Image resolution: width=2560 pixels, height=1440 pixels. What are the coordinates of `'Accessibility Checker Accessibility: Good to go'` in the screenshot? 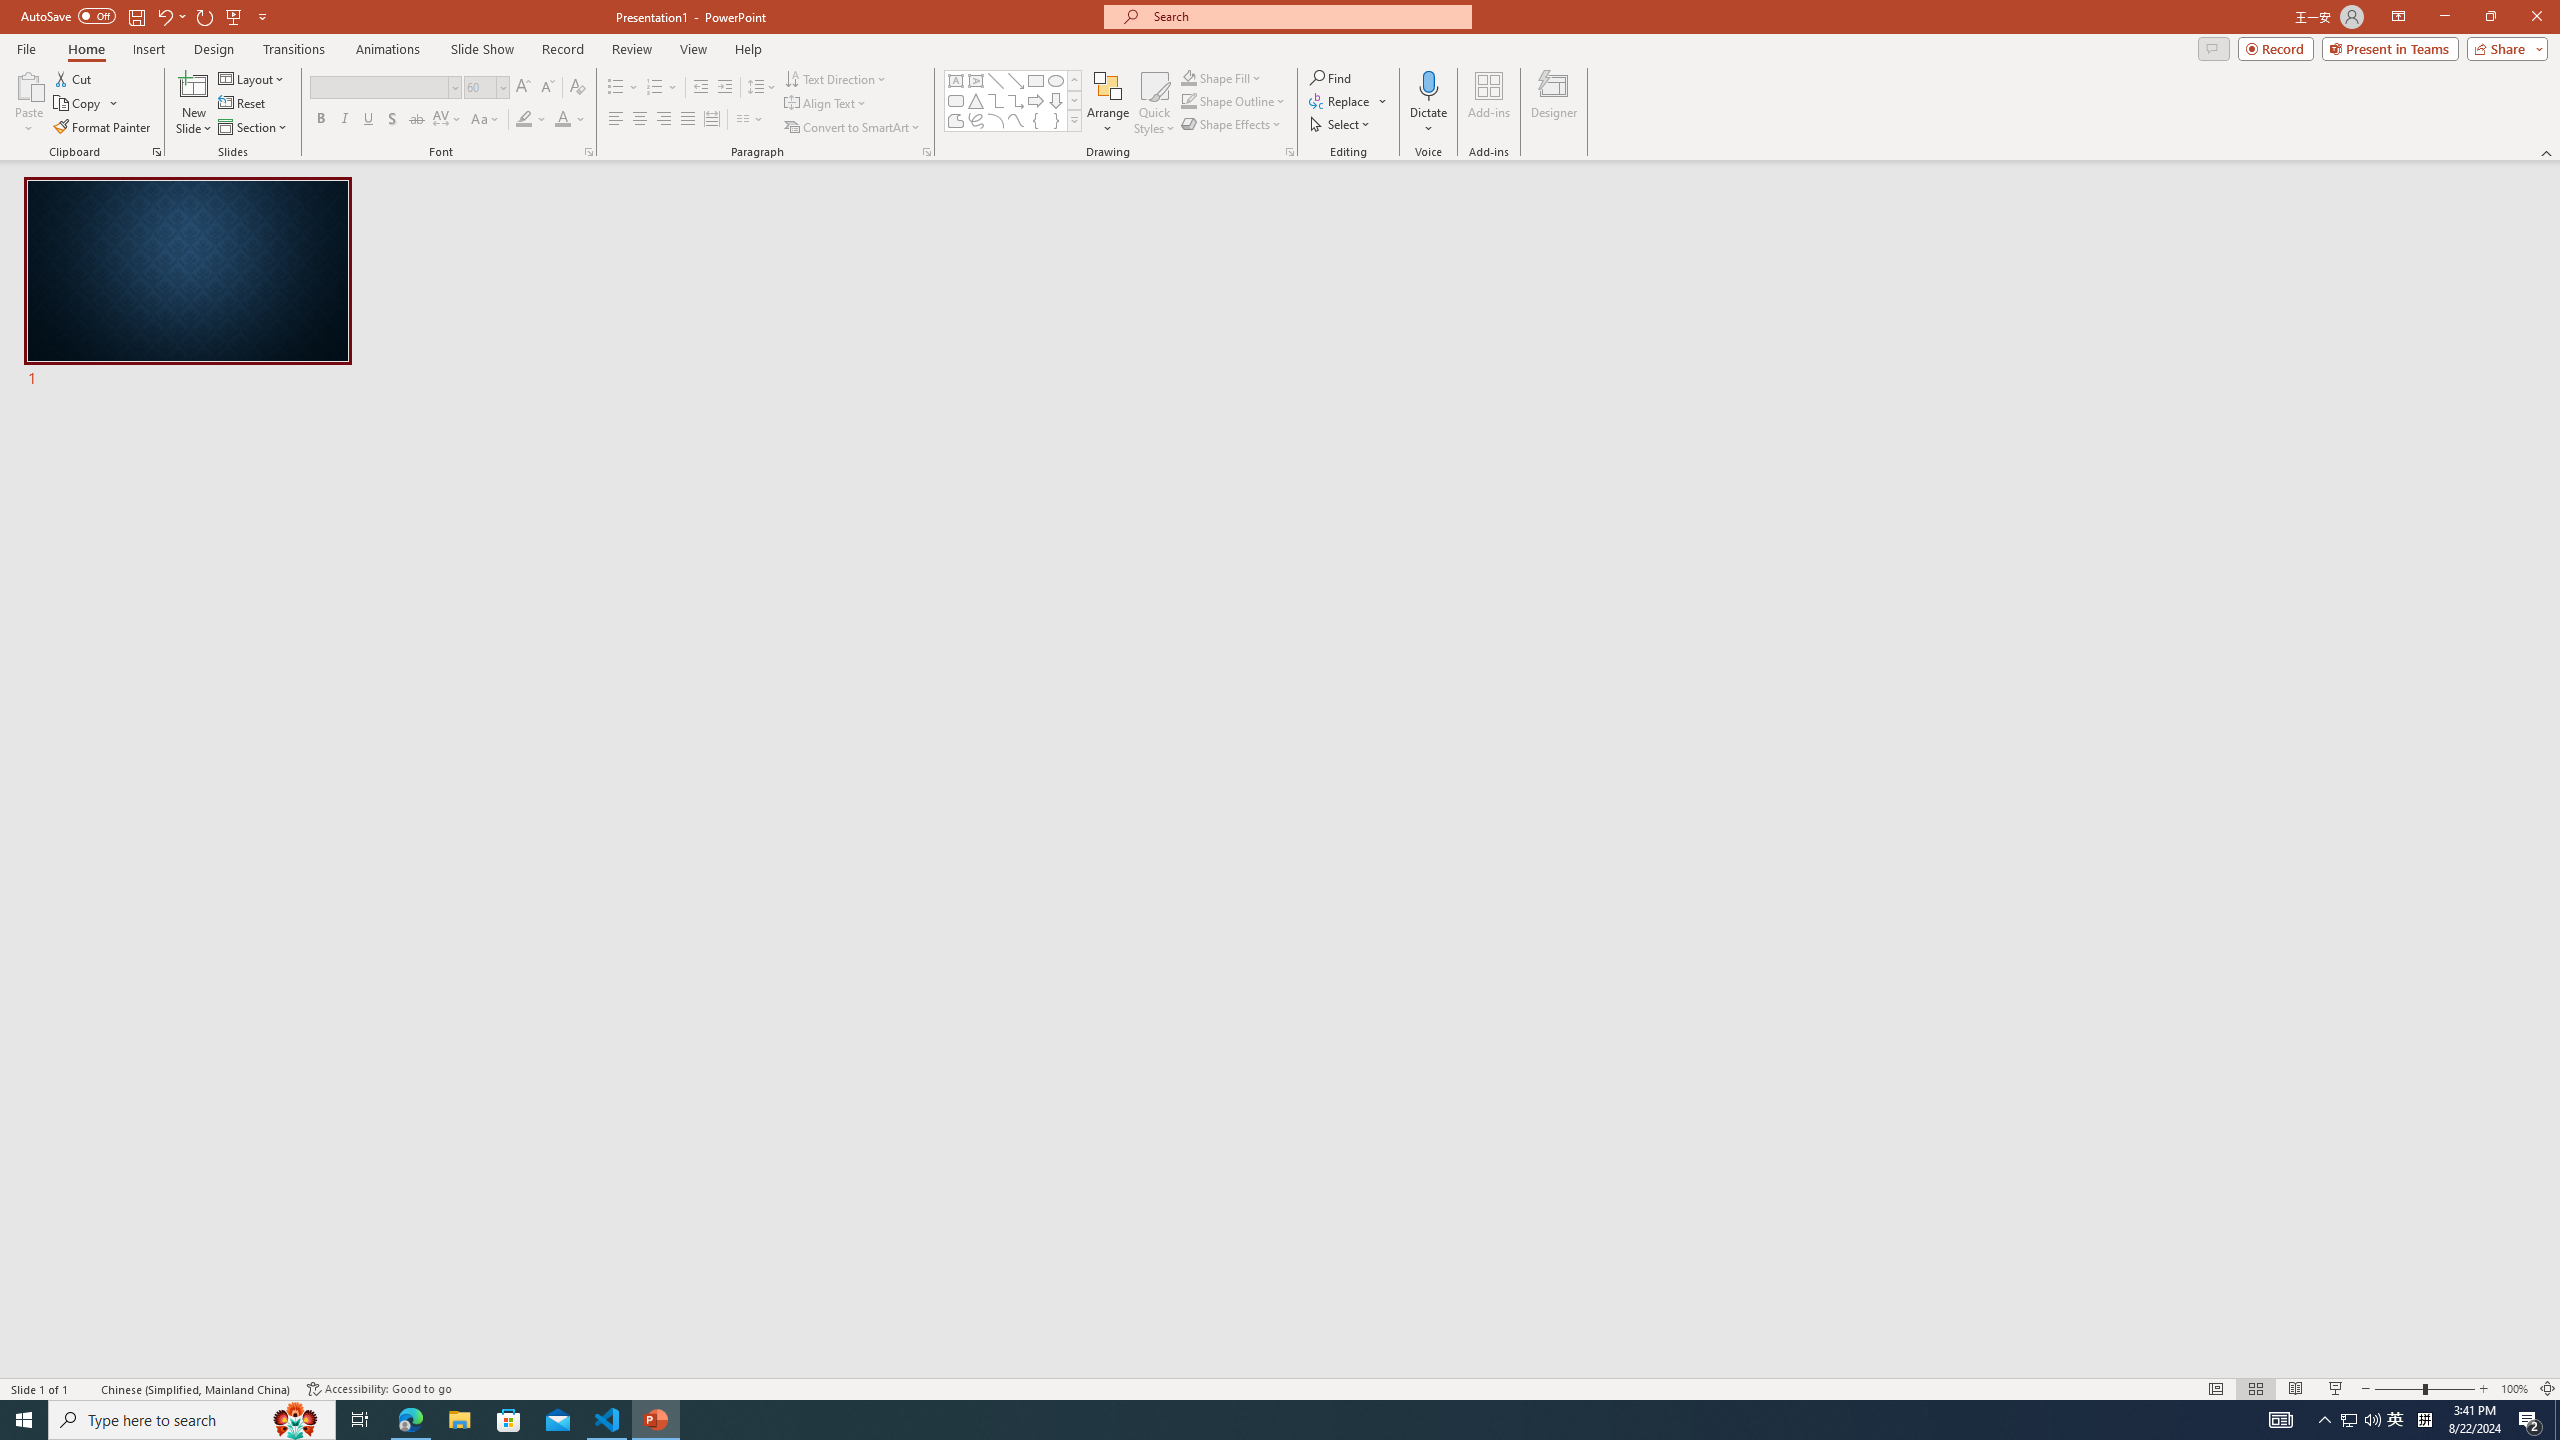 It's located at (379, 1389).